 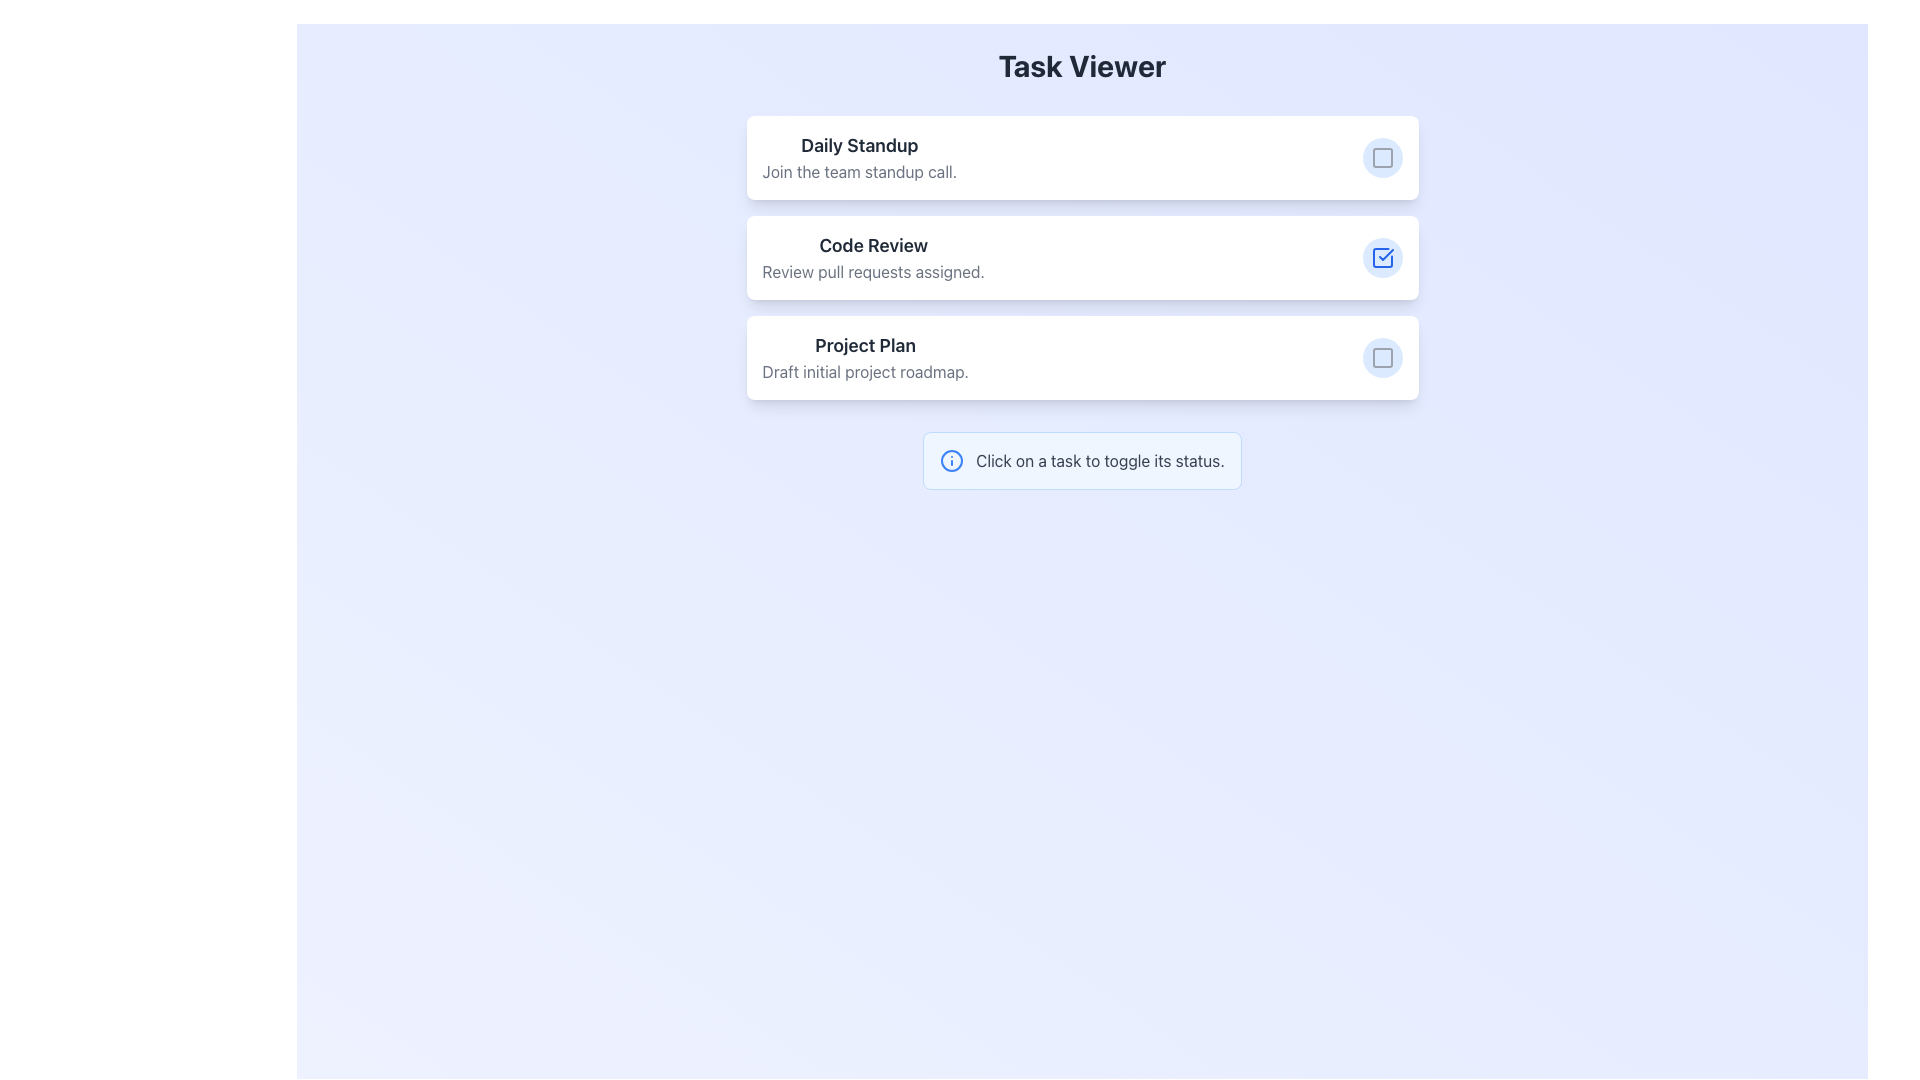 I want to click on the descriptive Text Label that provides context for the 'Daily Standup' task item, located directly below it in the same visual group, so click(x=859, y=171).